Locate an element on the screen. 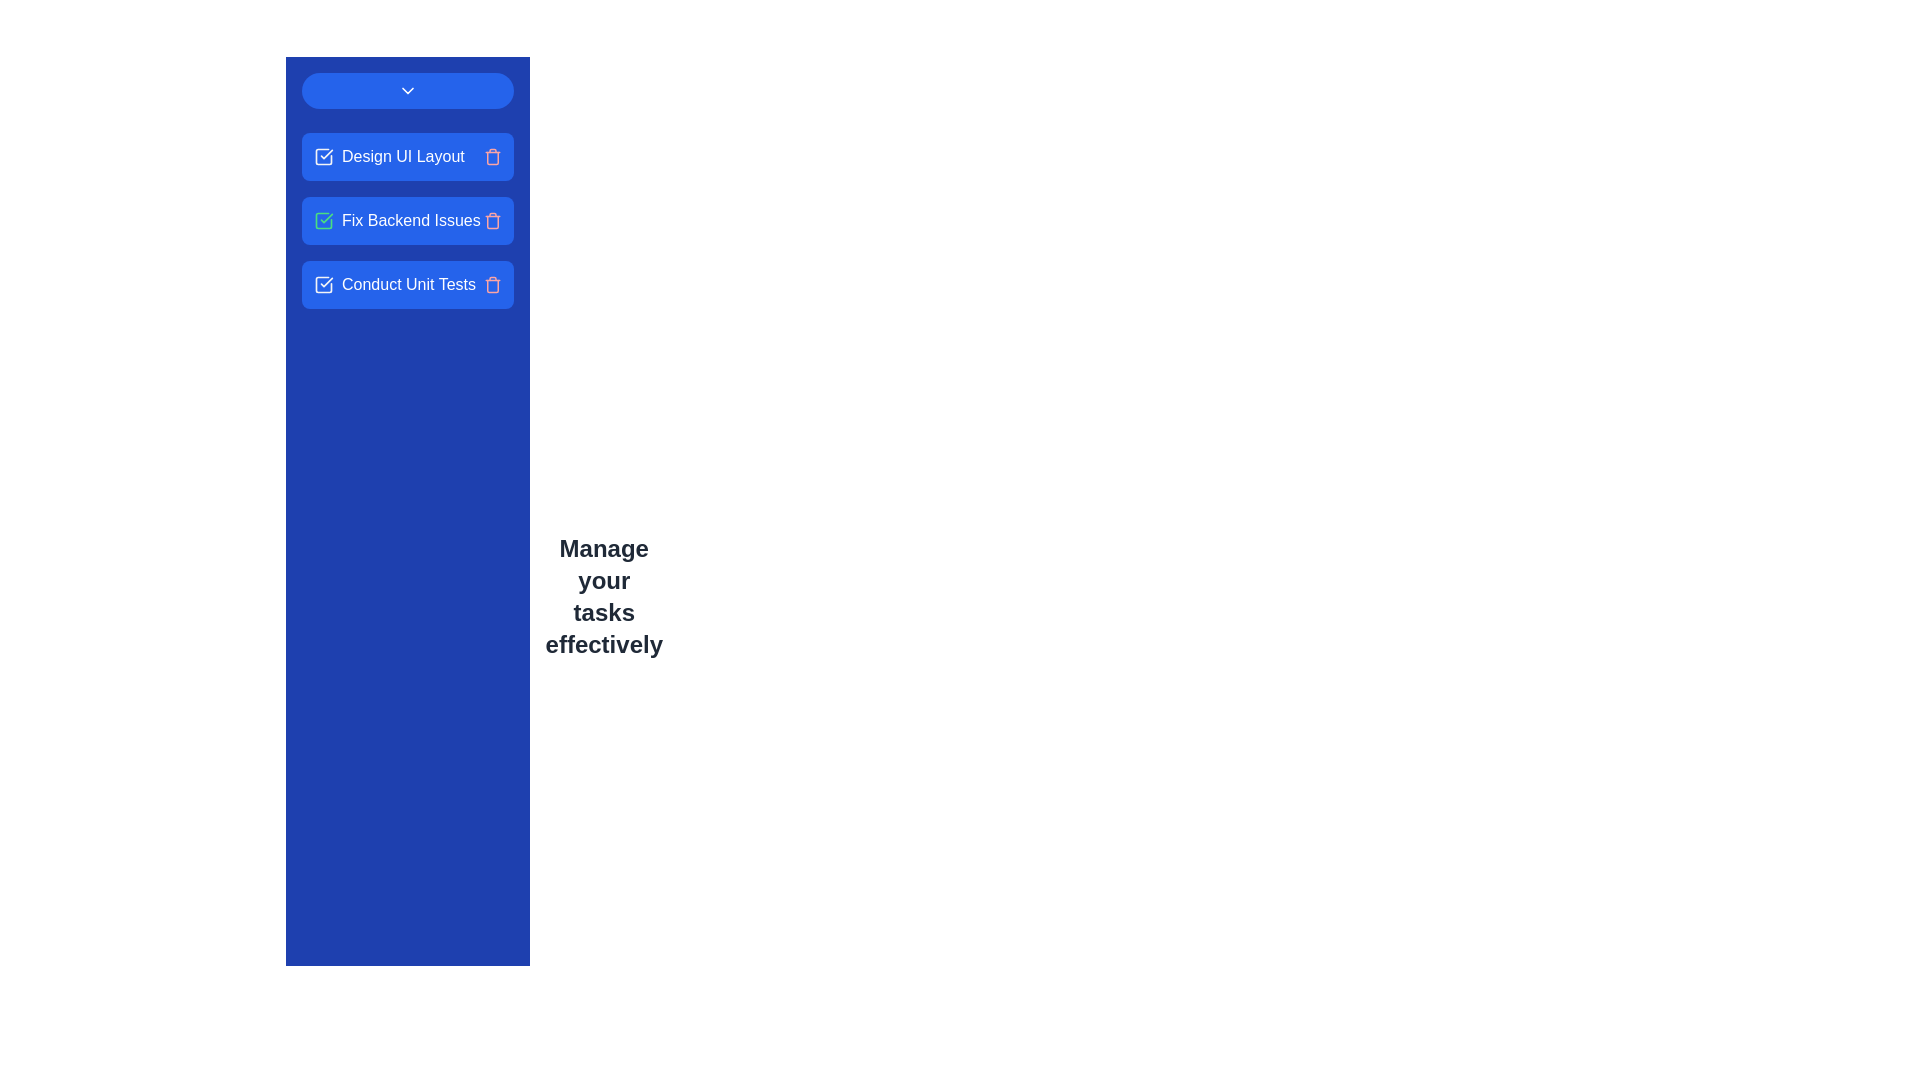 The width and height of the screenshot is (1920, 1080). the active checkbox with a blue background is located at coordinates (324, 285).